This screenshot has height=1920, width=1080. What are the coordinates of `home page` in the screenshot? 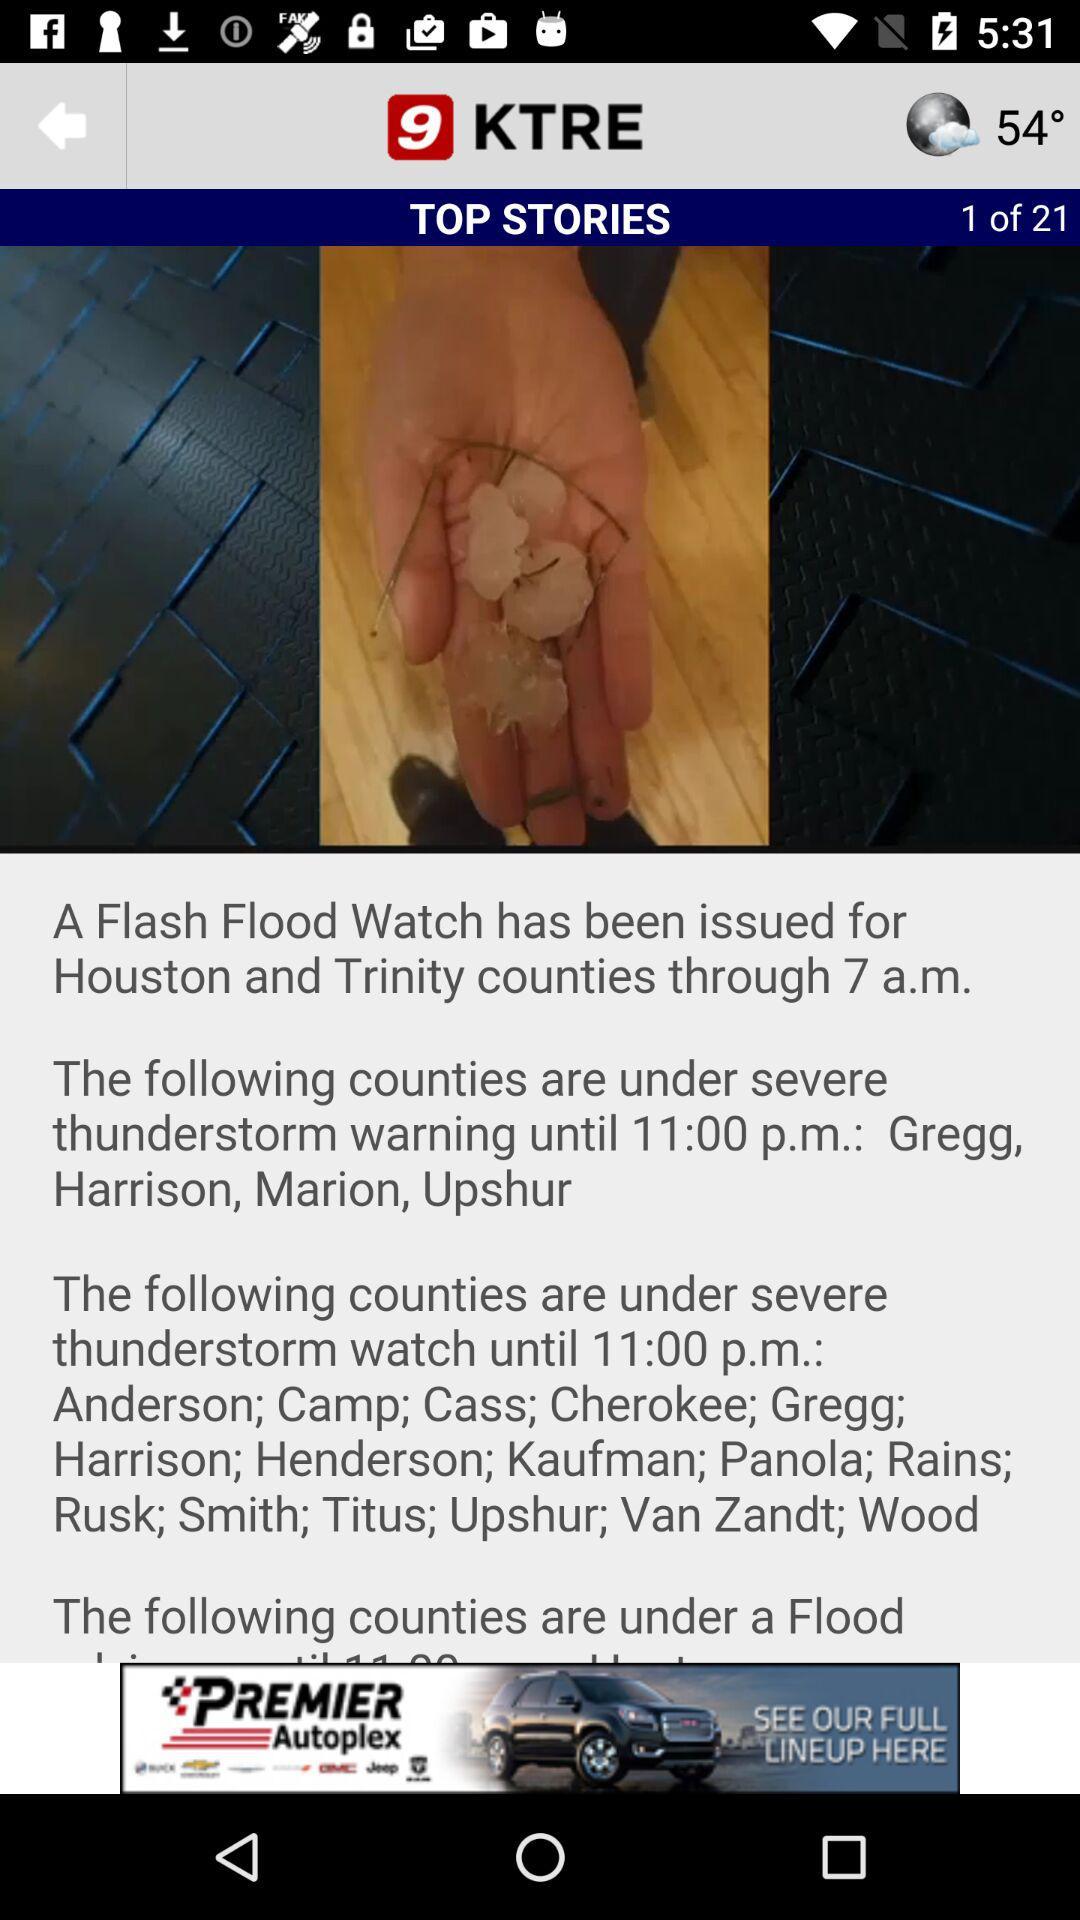 It's located at (540, 124).